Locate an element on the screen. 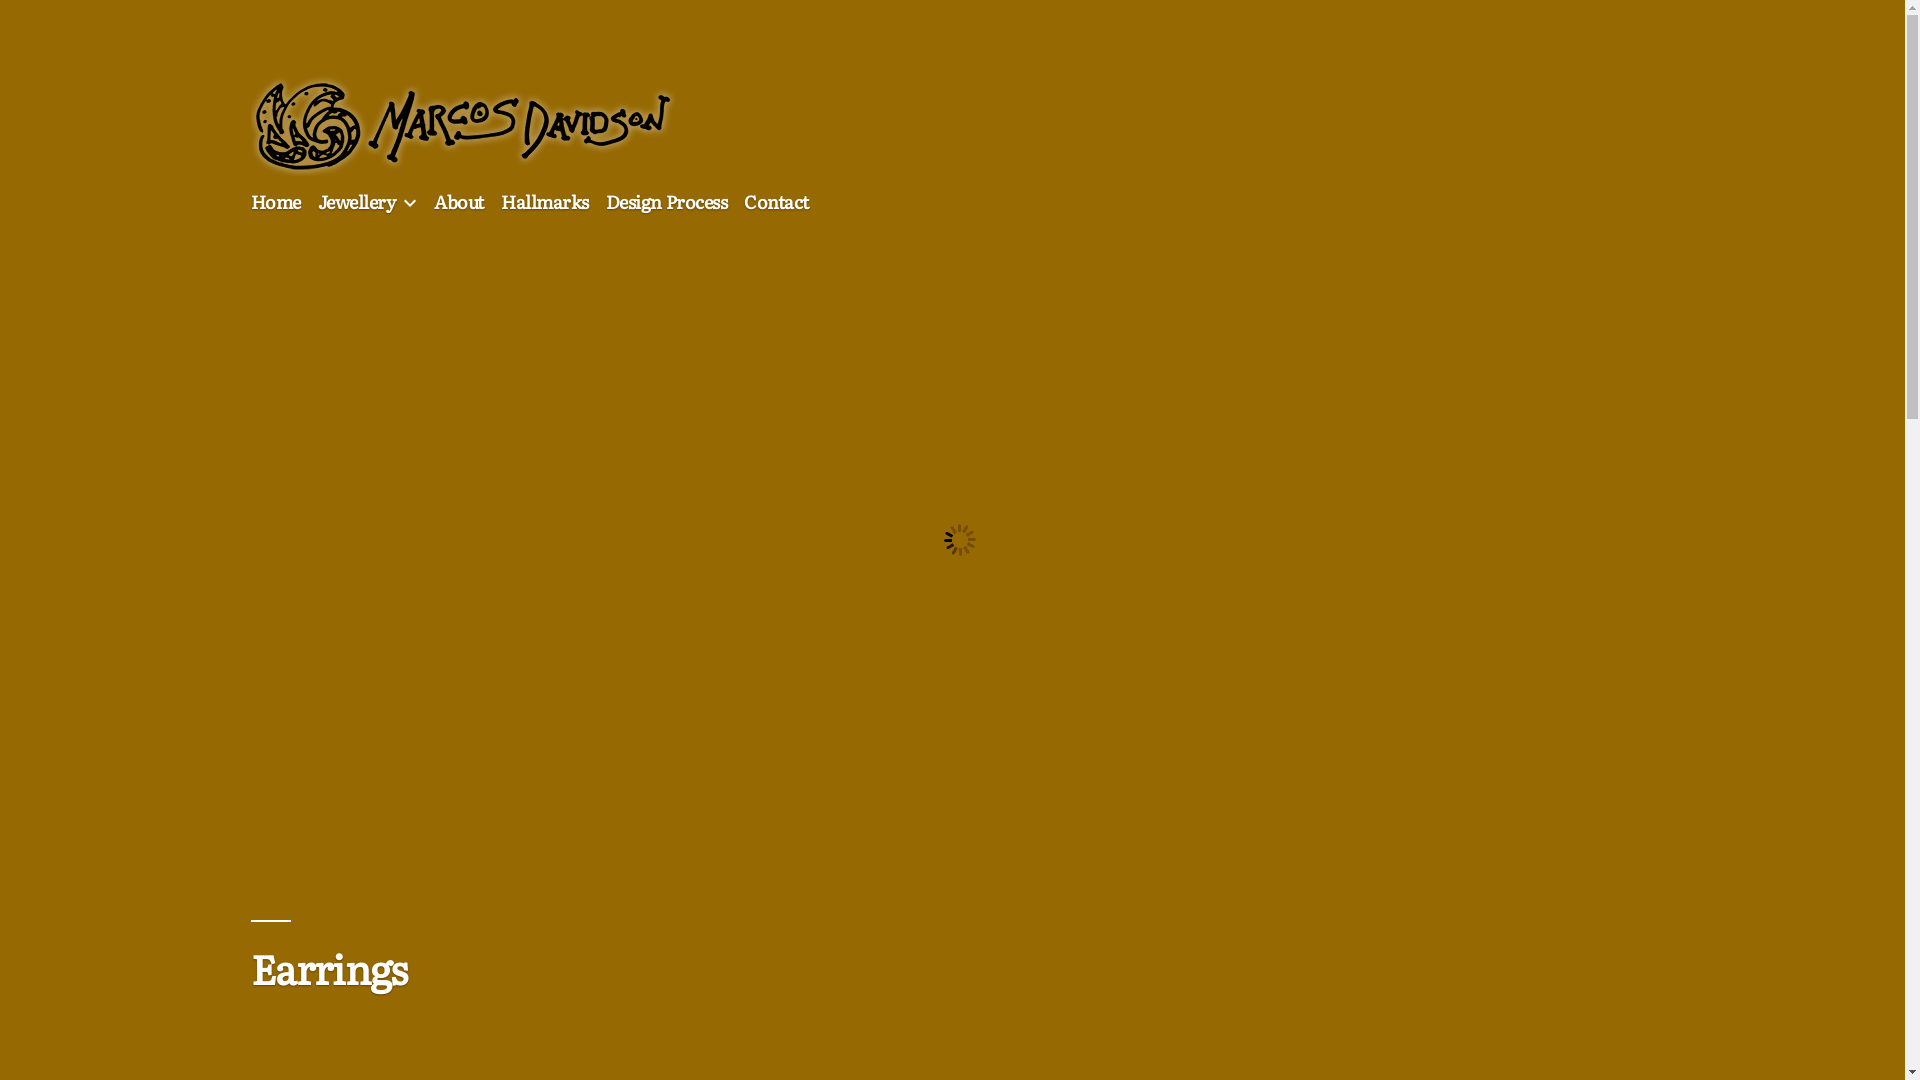  'Hallmarks' is located at coordinates (500, 201).